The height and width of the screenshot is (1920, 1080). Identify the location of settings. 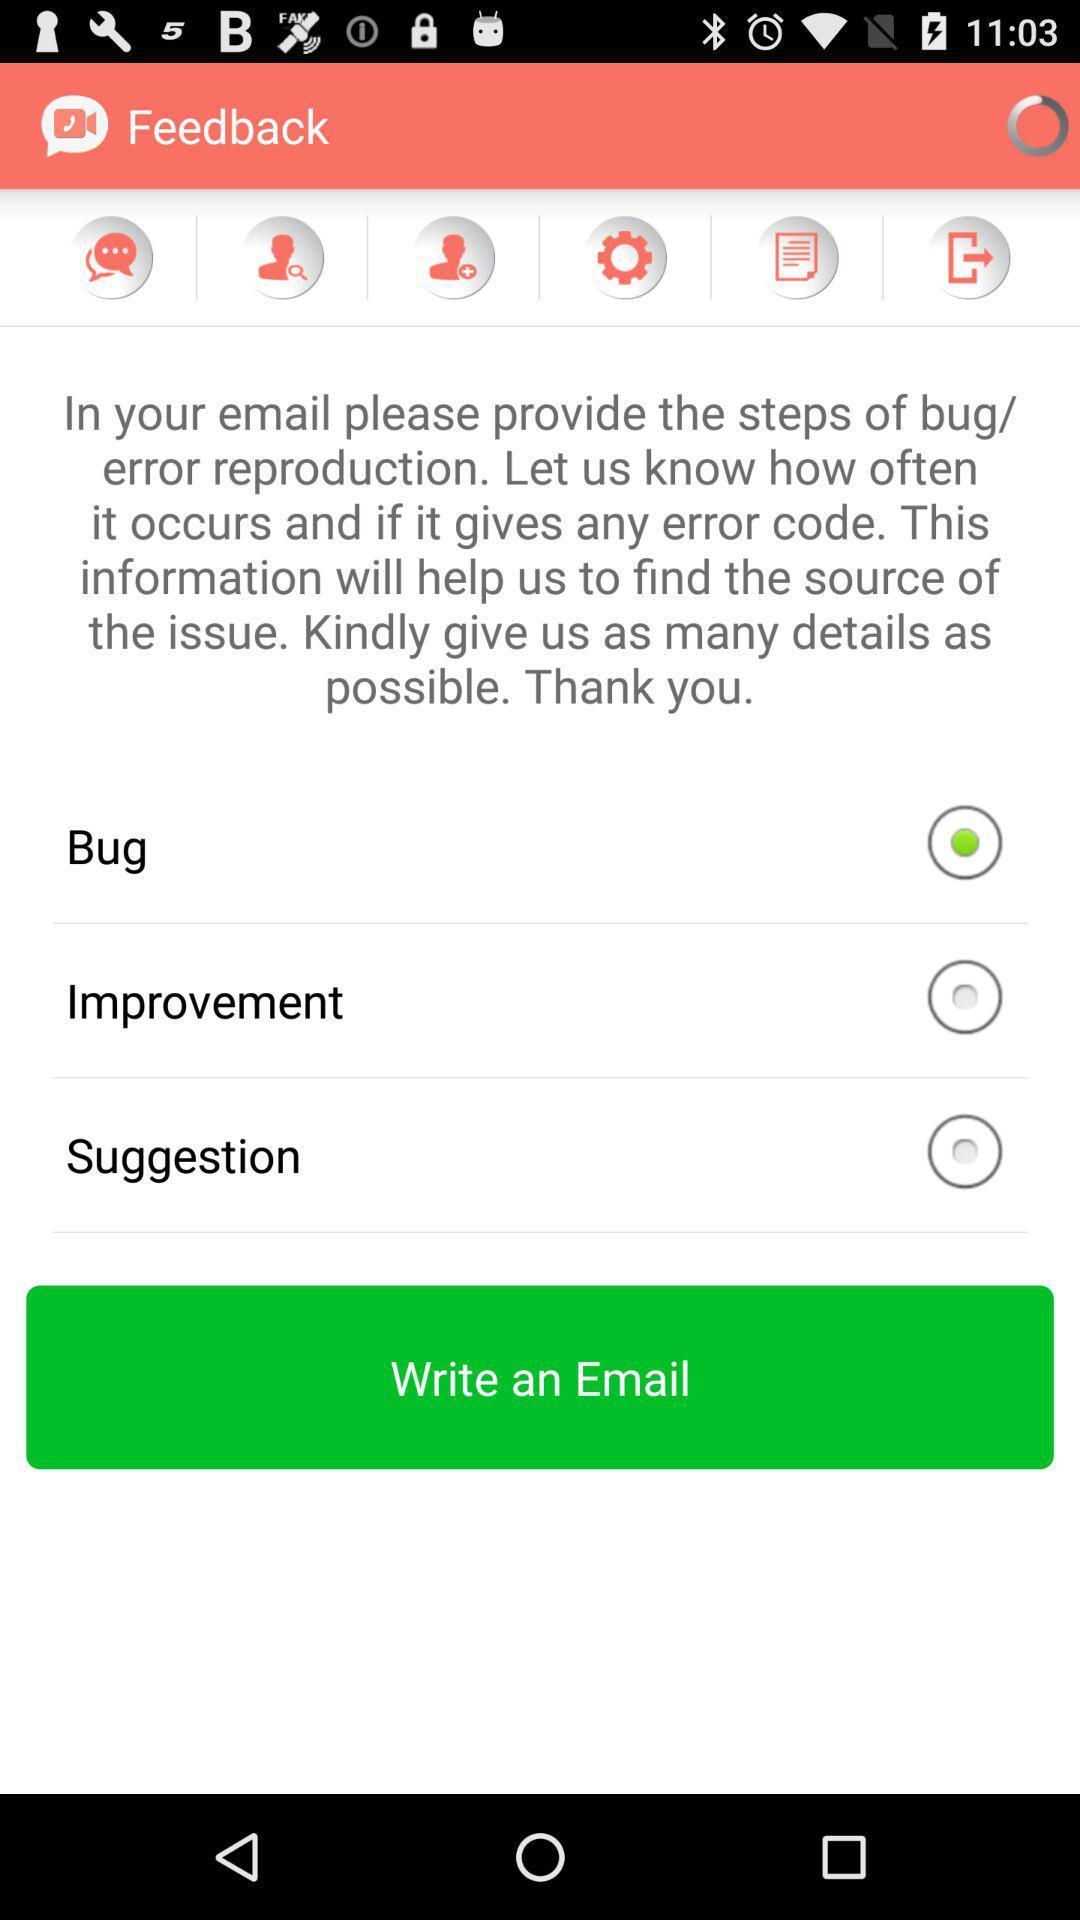
(623, 256).